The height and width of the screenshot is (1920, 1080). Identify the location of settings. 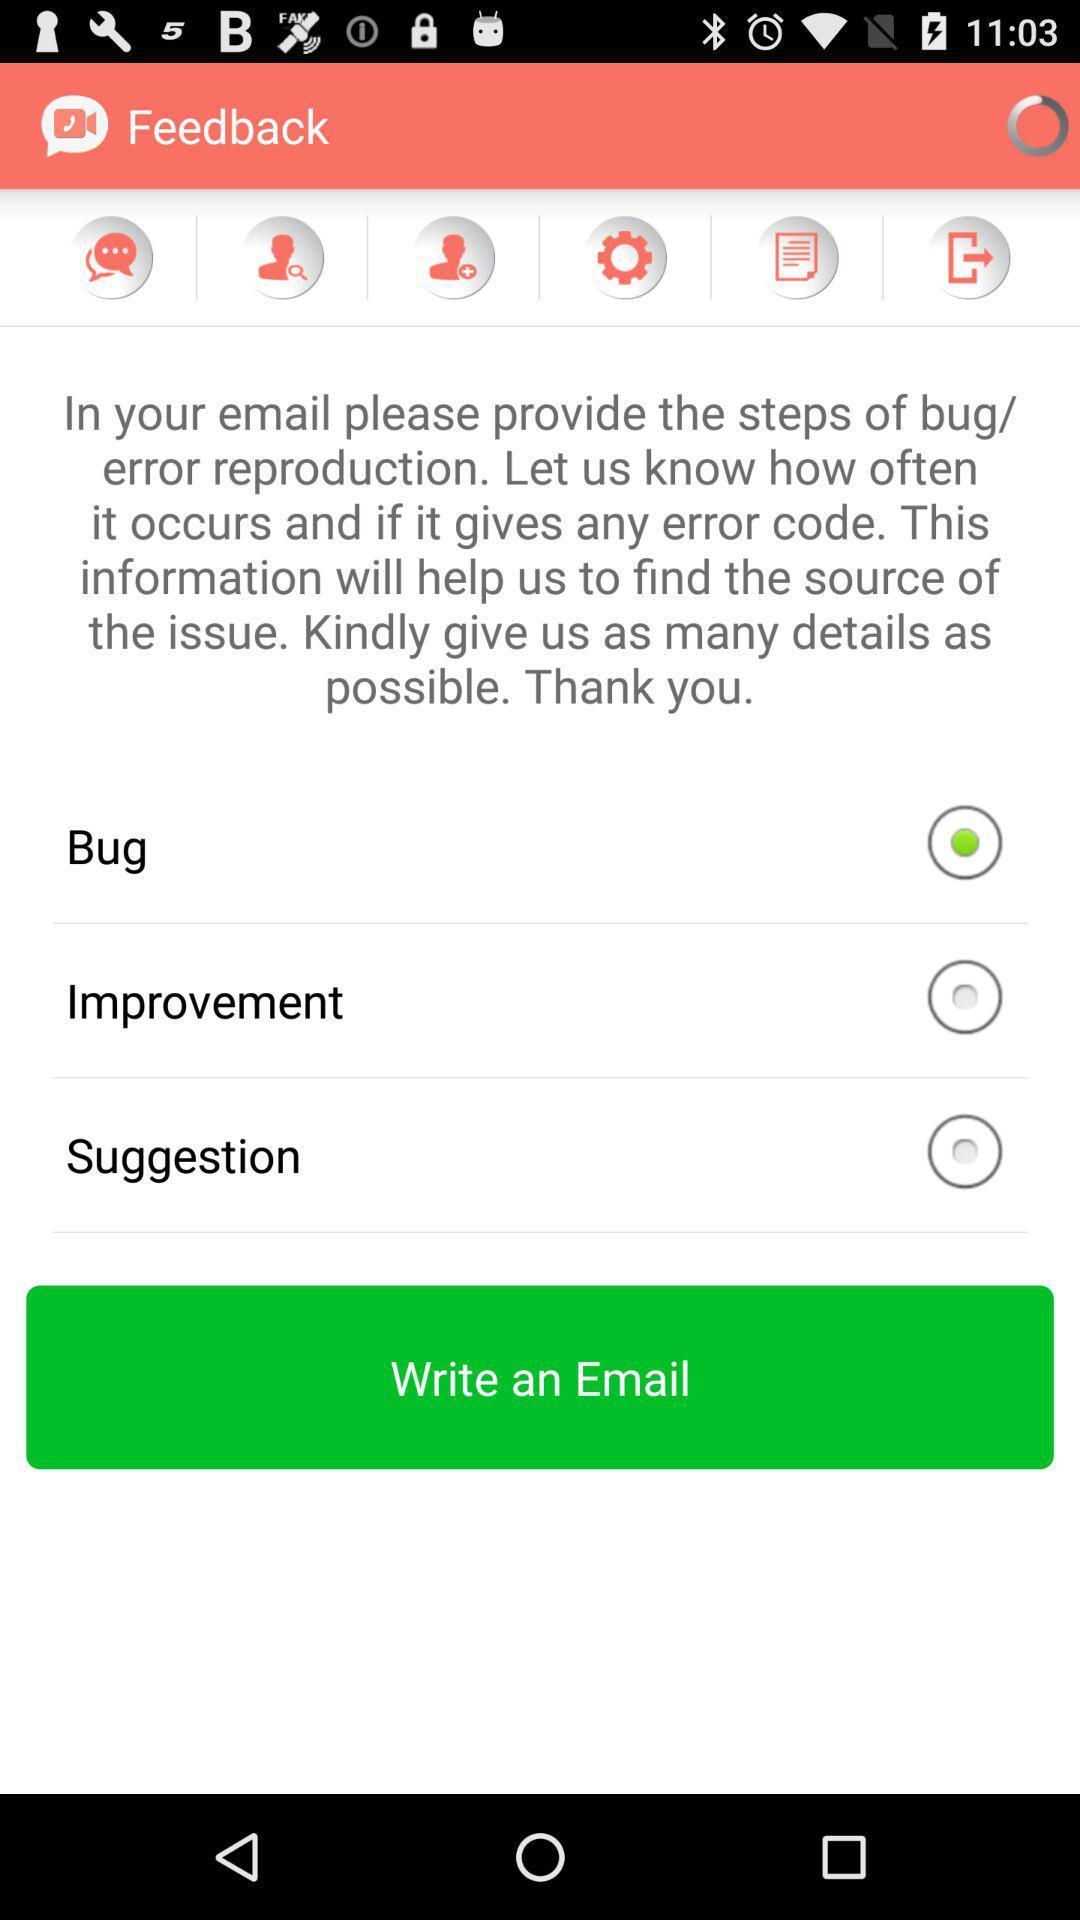
(623, 256).